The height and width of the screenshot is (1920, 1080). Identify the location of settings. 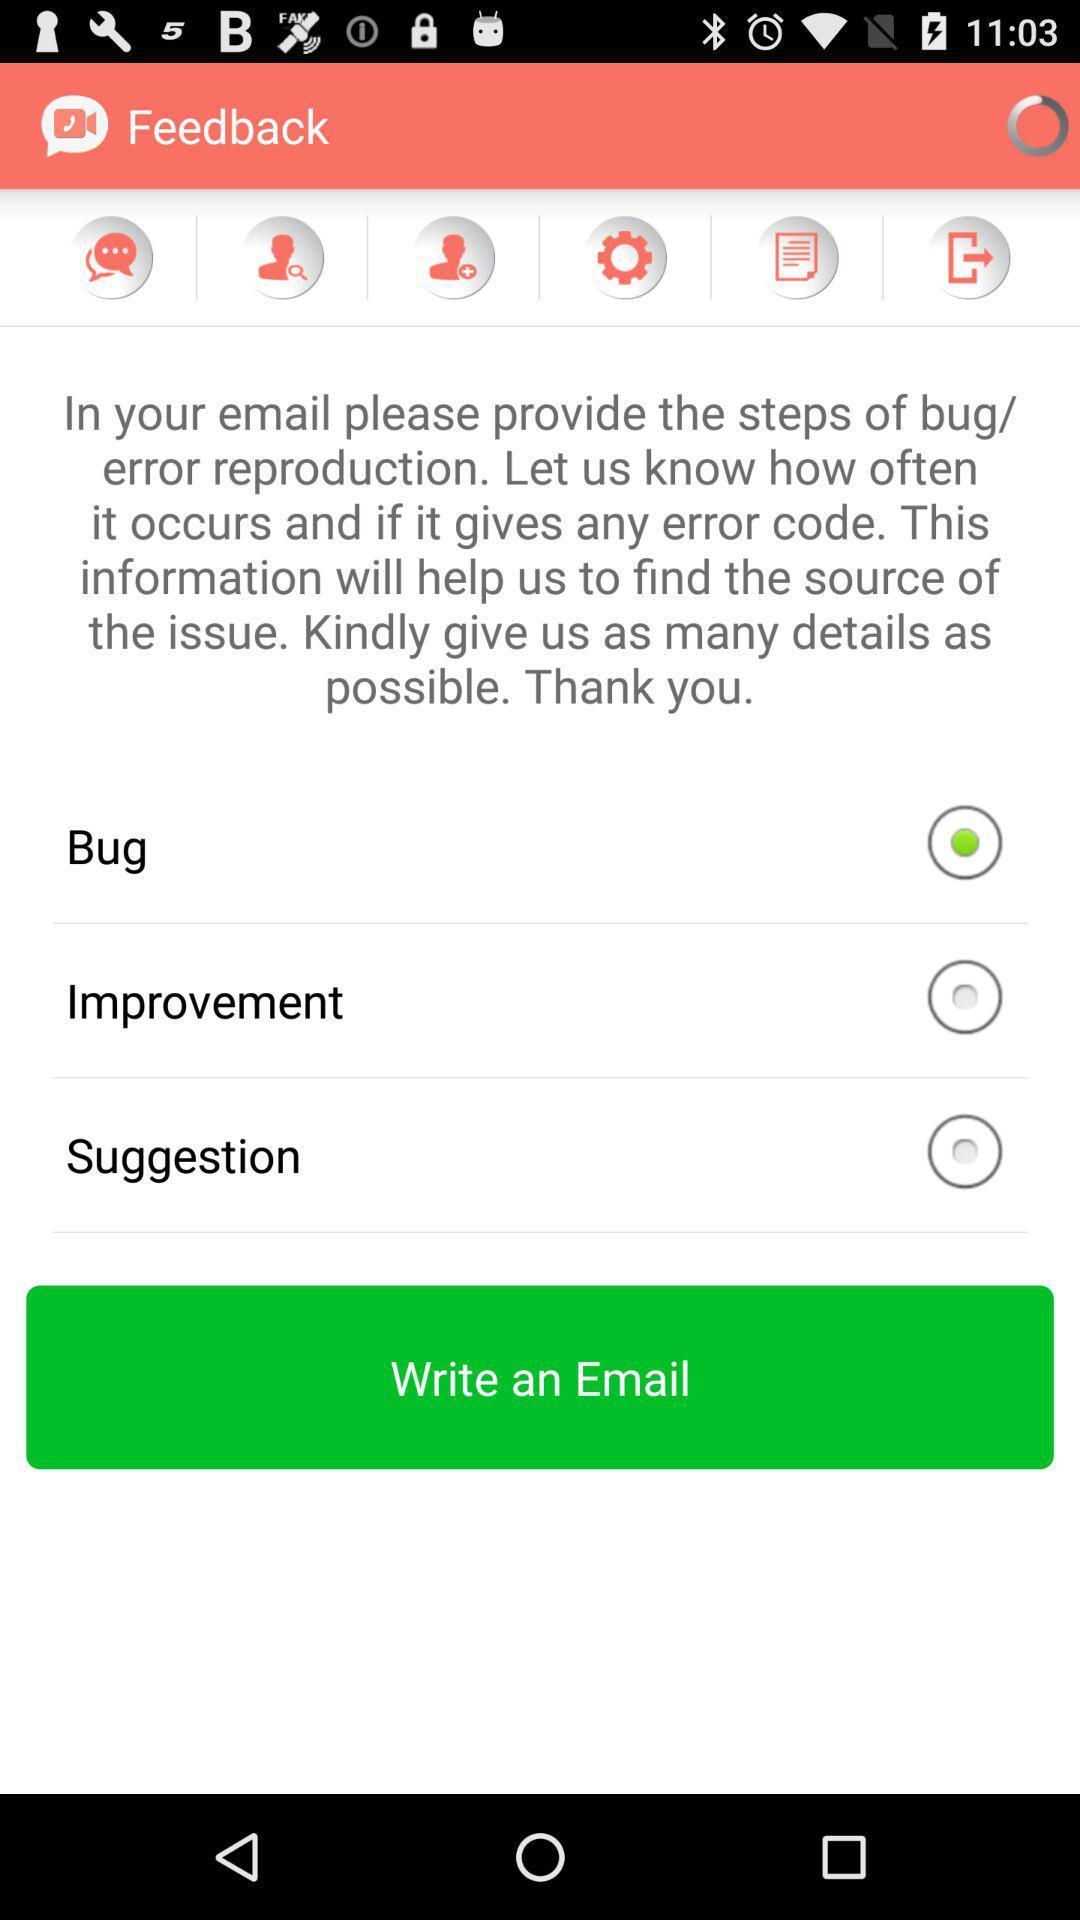
(623, 256).